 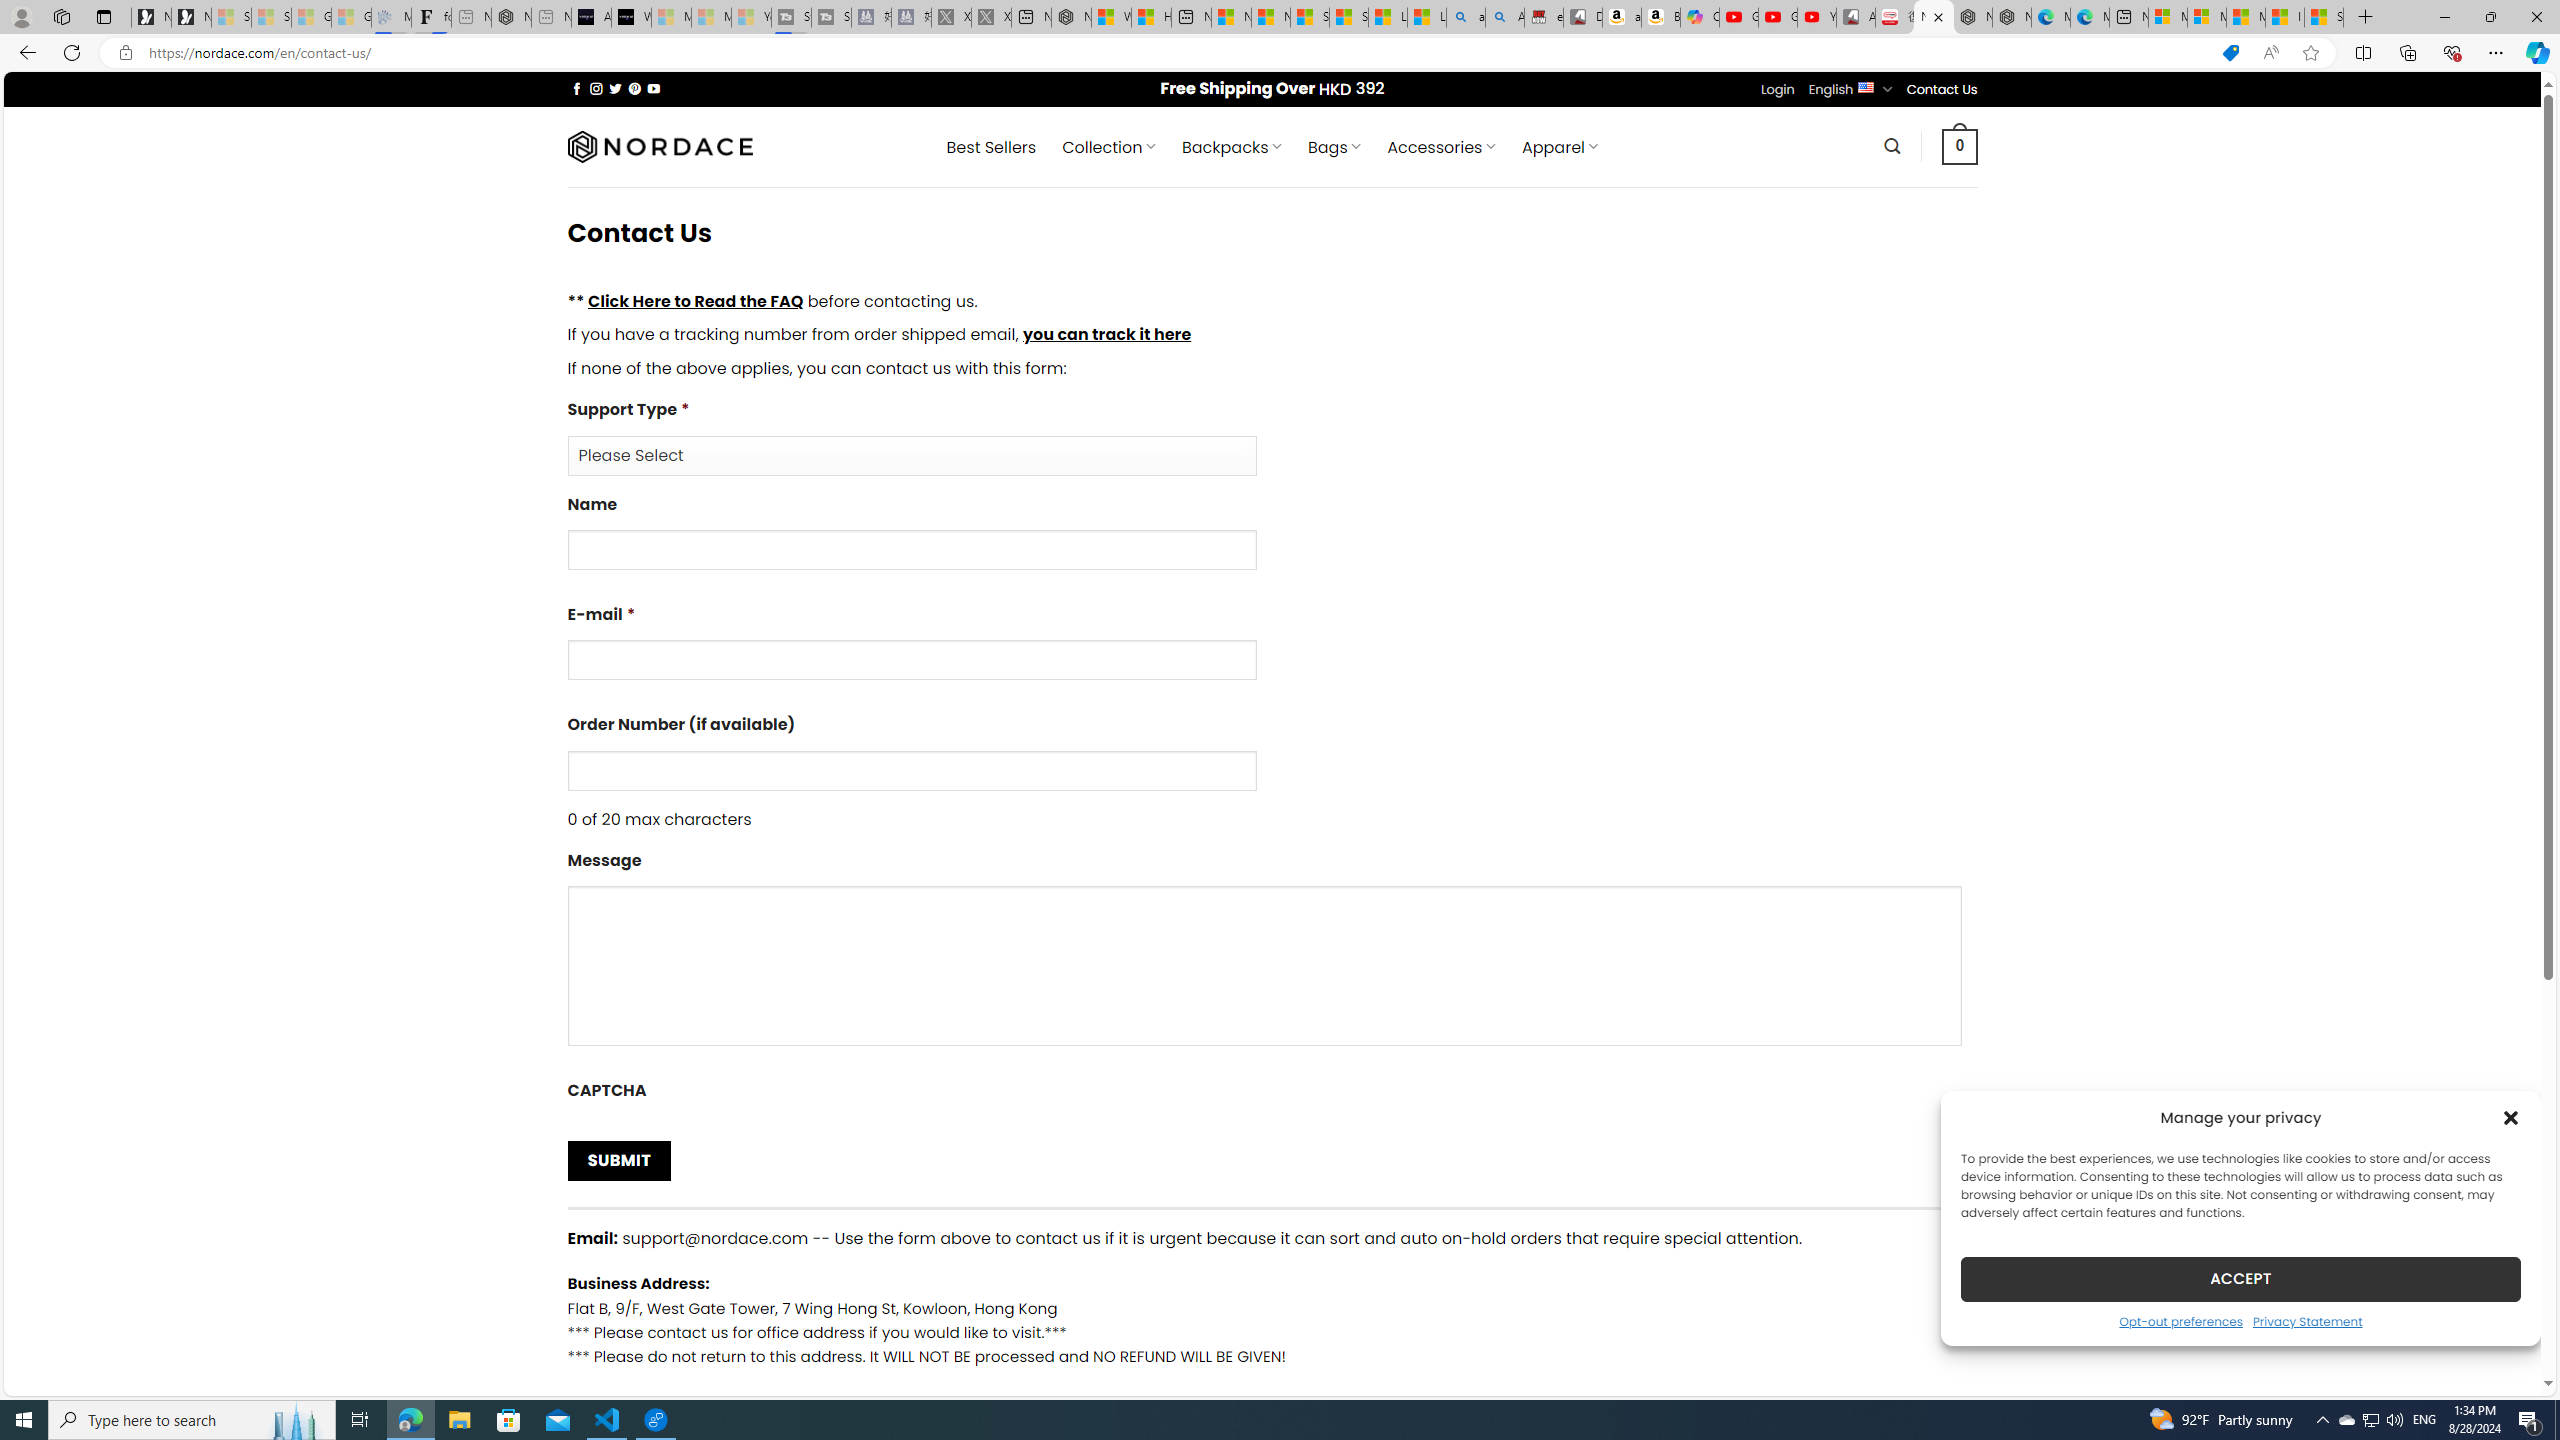 What do you see at coordinates (61, 16) in the screenshot?
I see `'Workspaces'` at bounding box center [61, 16].